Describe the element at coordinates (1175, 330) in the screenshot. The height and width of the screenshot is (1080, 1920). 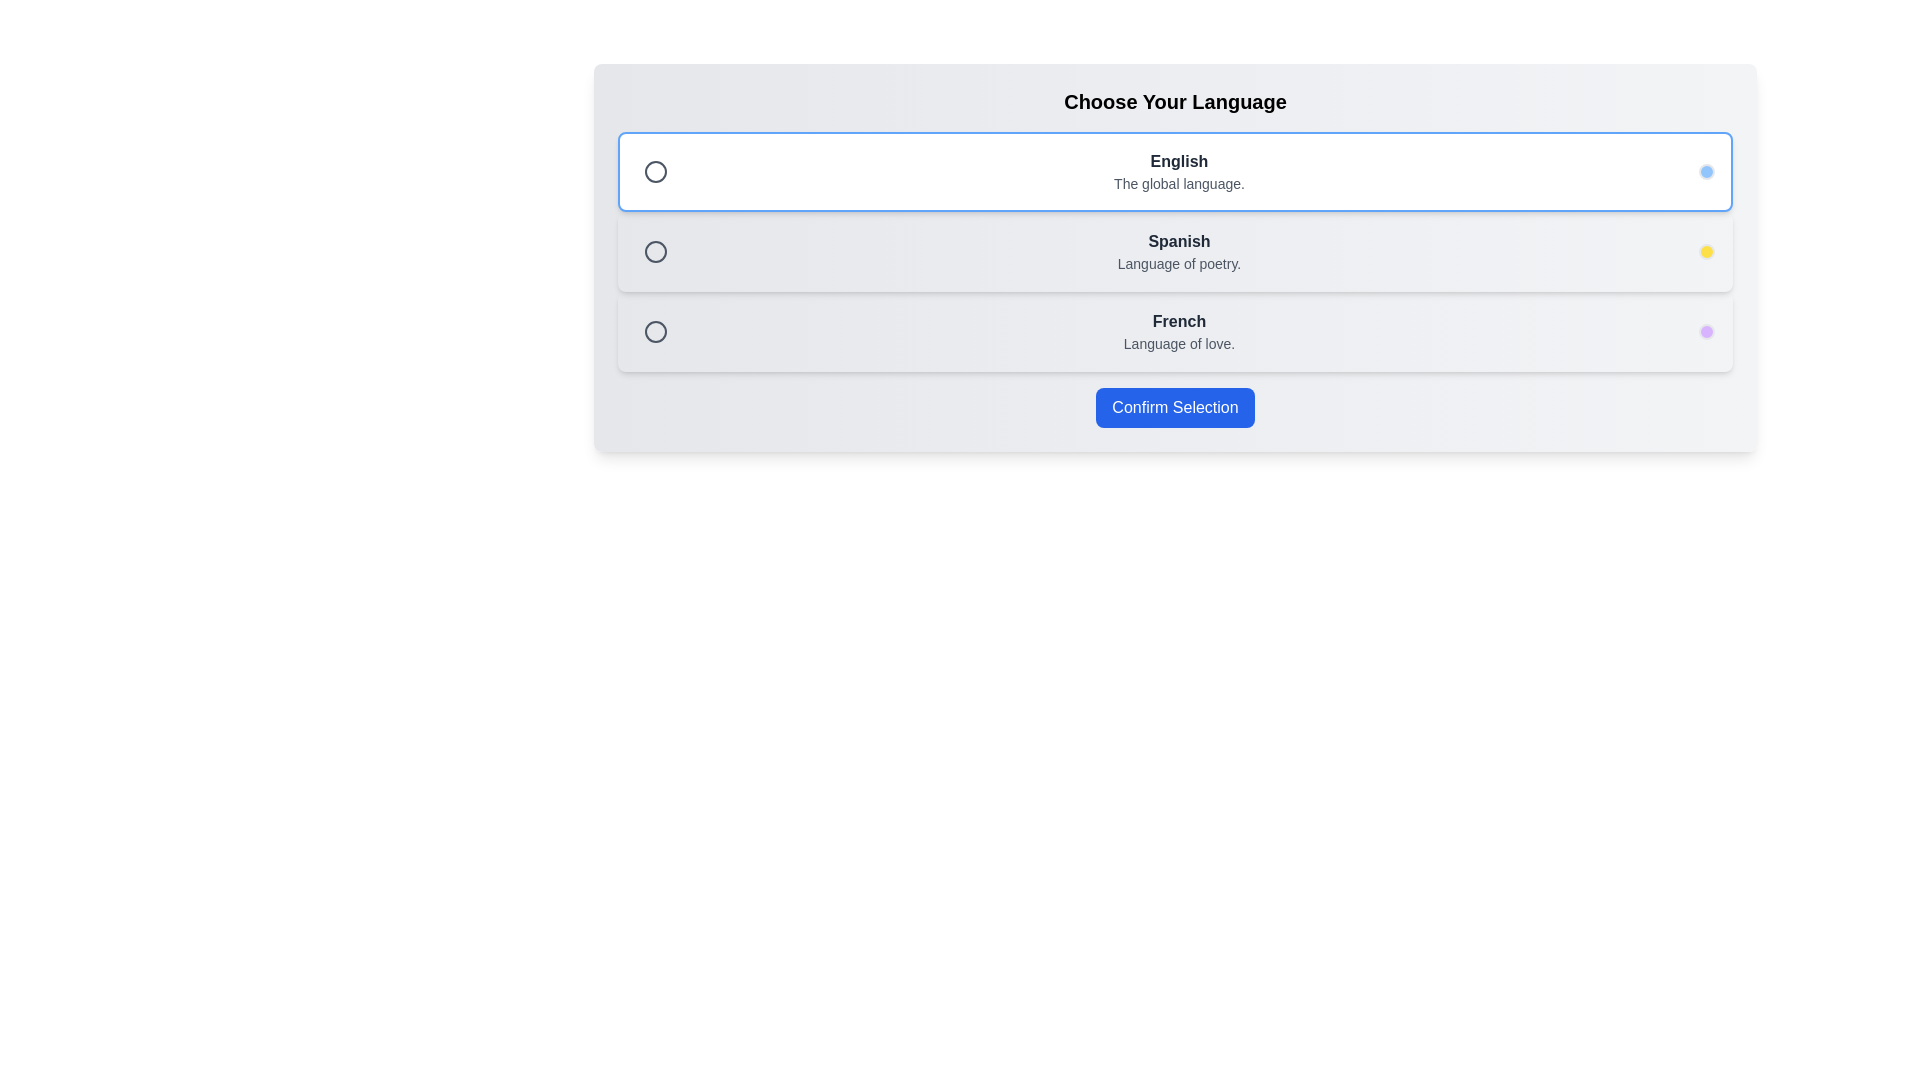
I see `the 'French' language option in the language selection menu, which is the third option in a vertical list, contained within a rounded rectangle` at that location.